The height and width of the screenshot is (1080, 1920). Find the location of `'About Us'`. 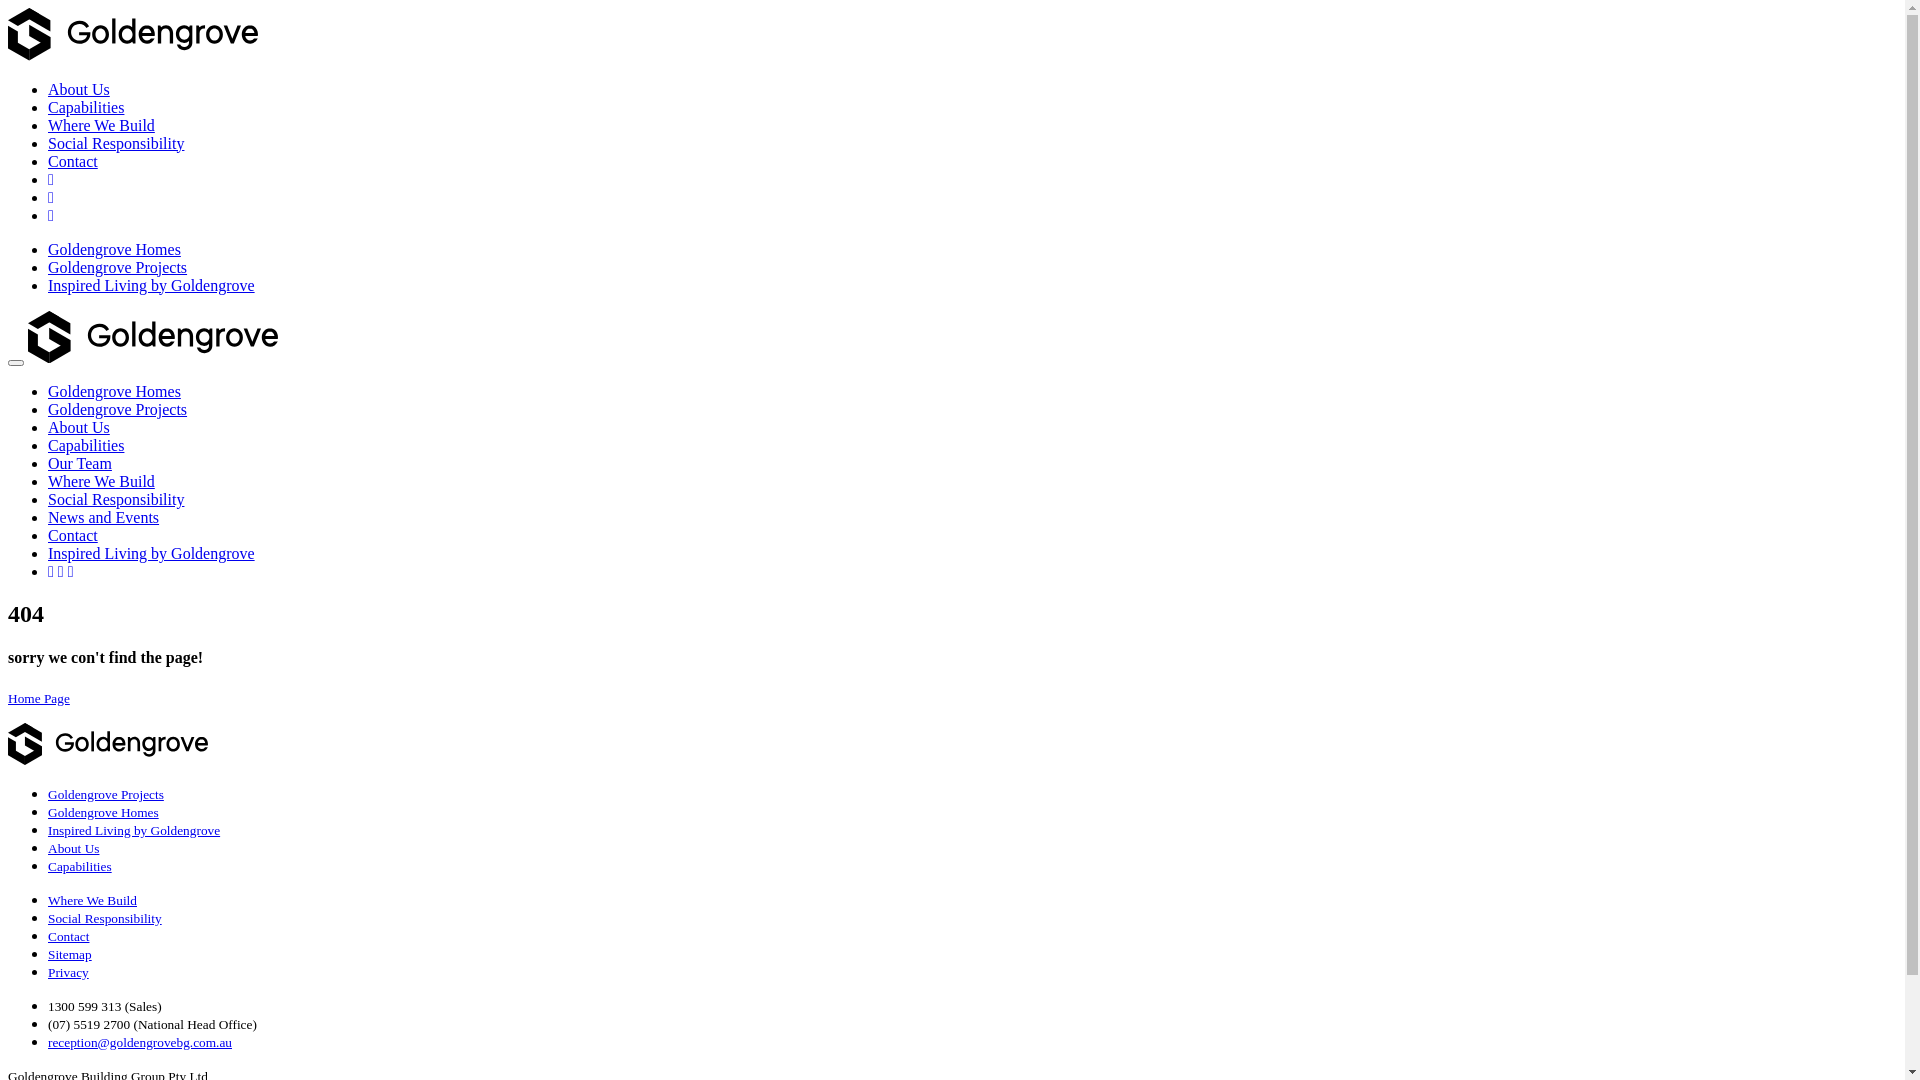

'About Us' is located at coordinates (48, 426).